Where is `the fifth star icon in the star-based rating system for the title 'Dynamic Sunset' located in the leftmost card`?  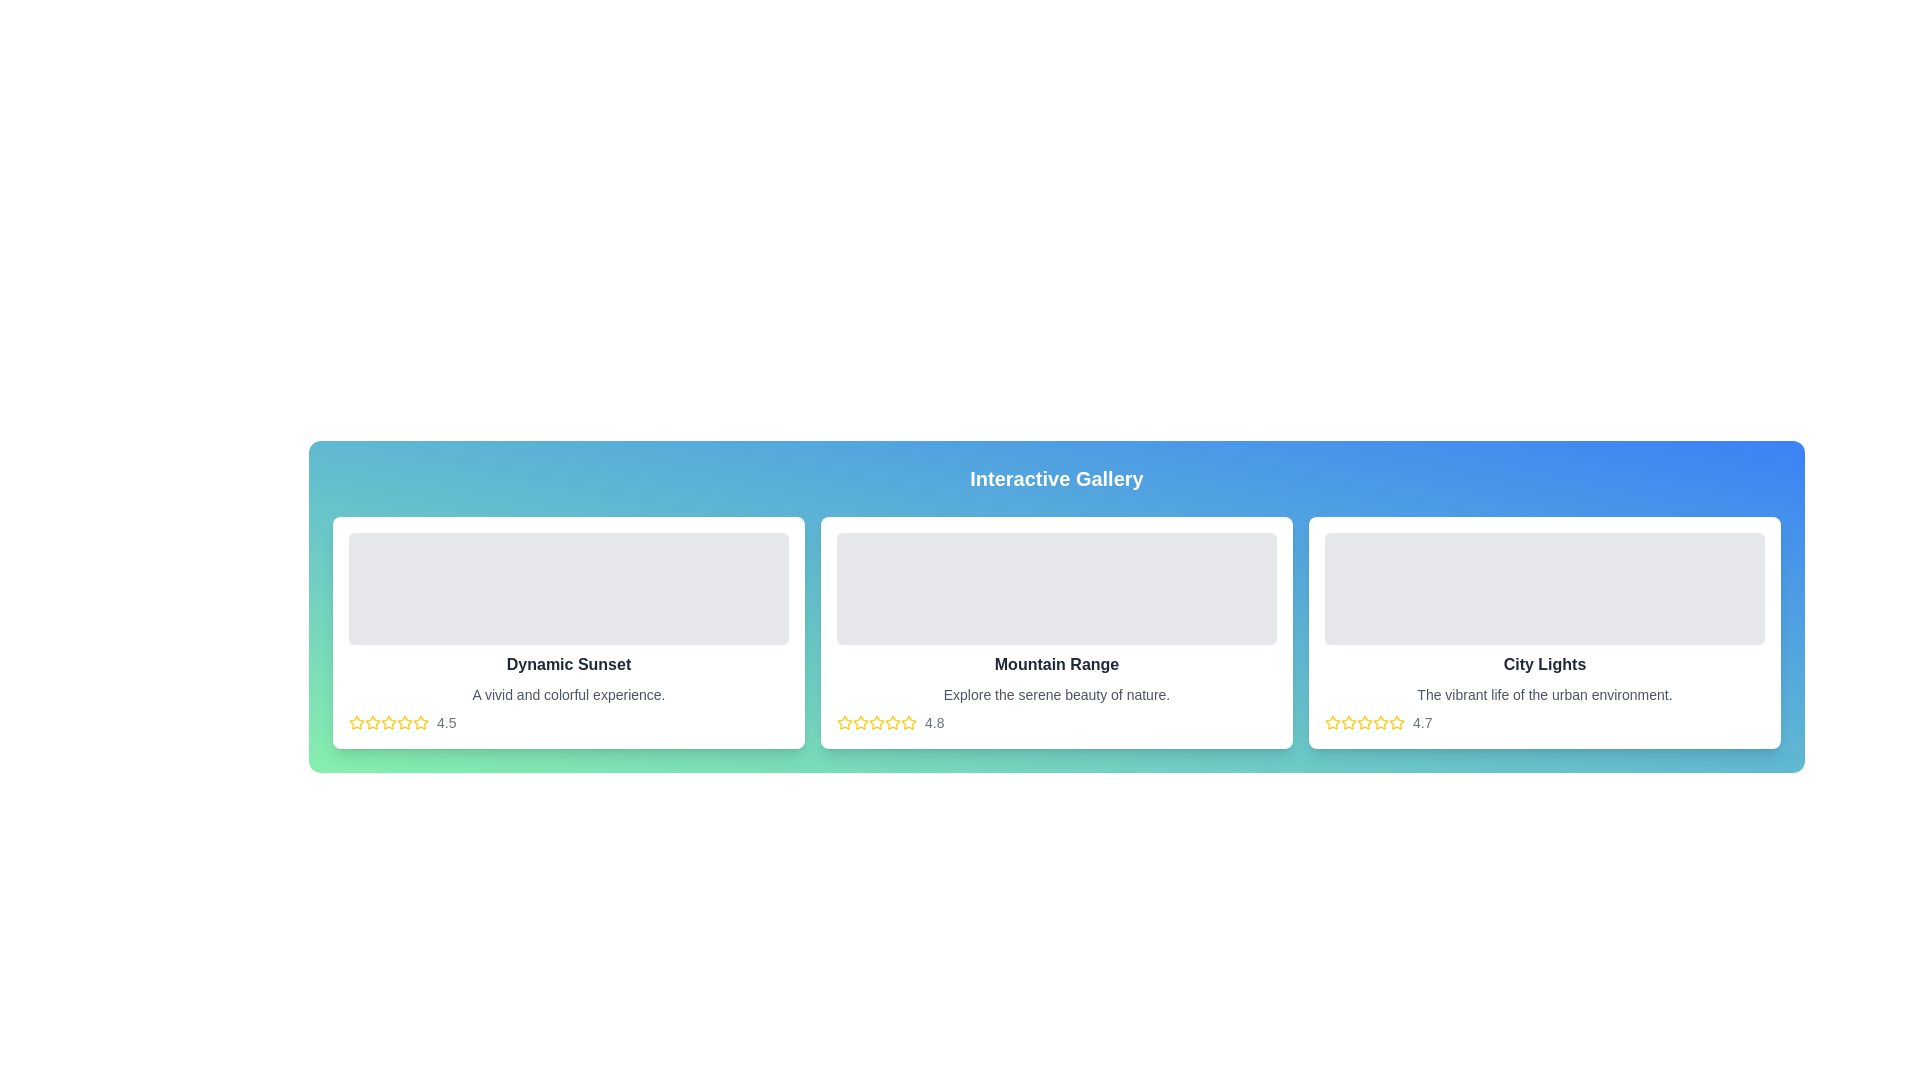
the fifth star icon in the star-based rating system for the title 'Dynamic Sunset' located in the leftmost card is located at coordinates (420, 722).